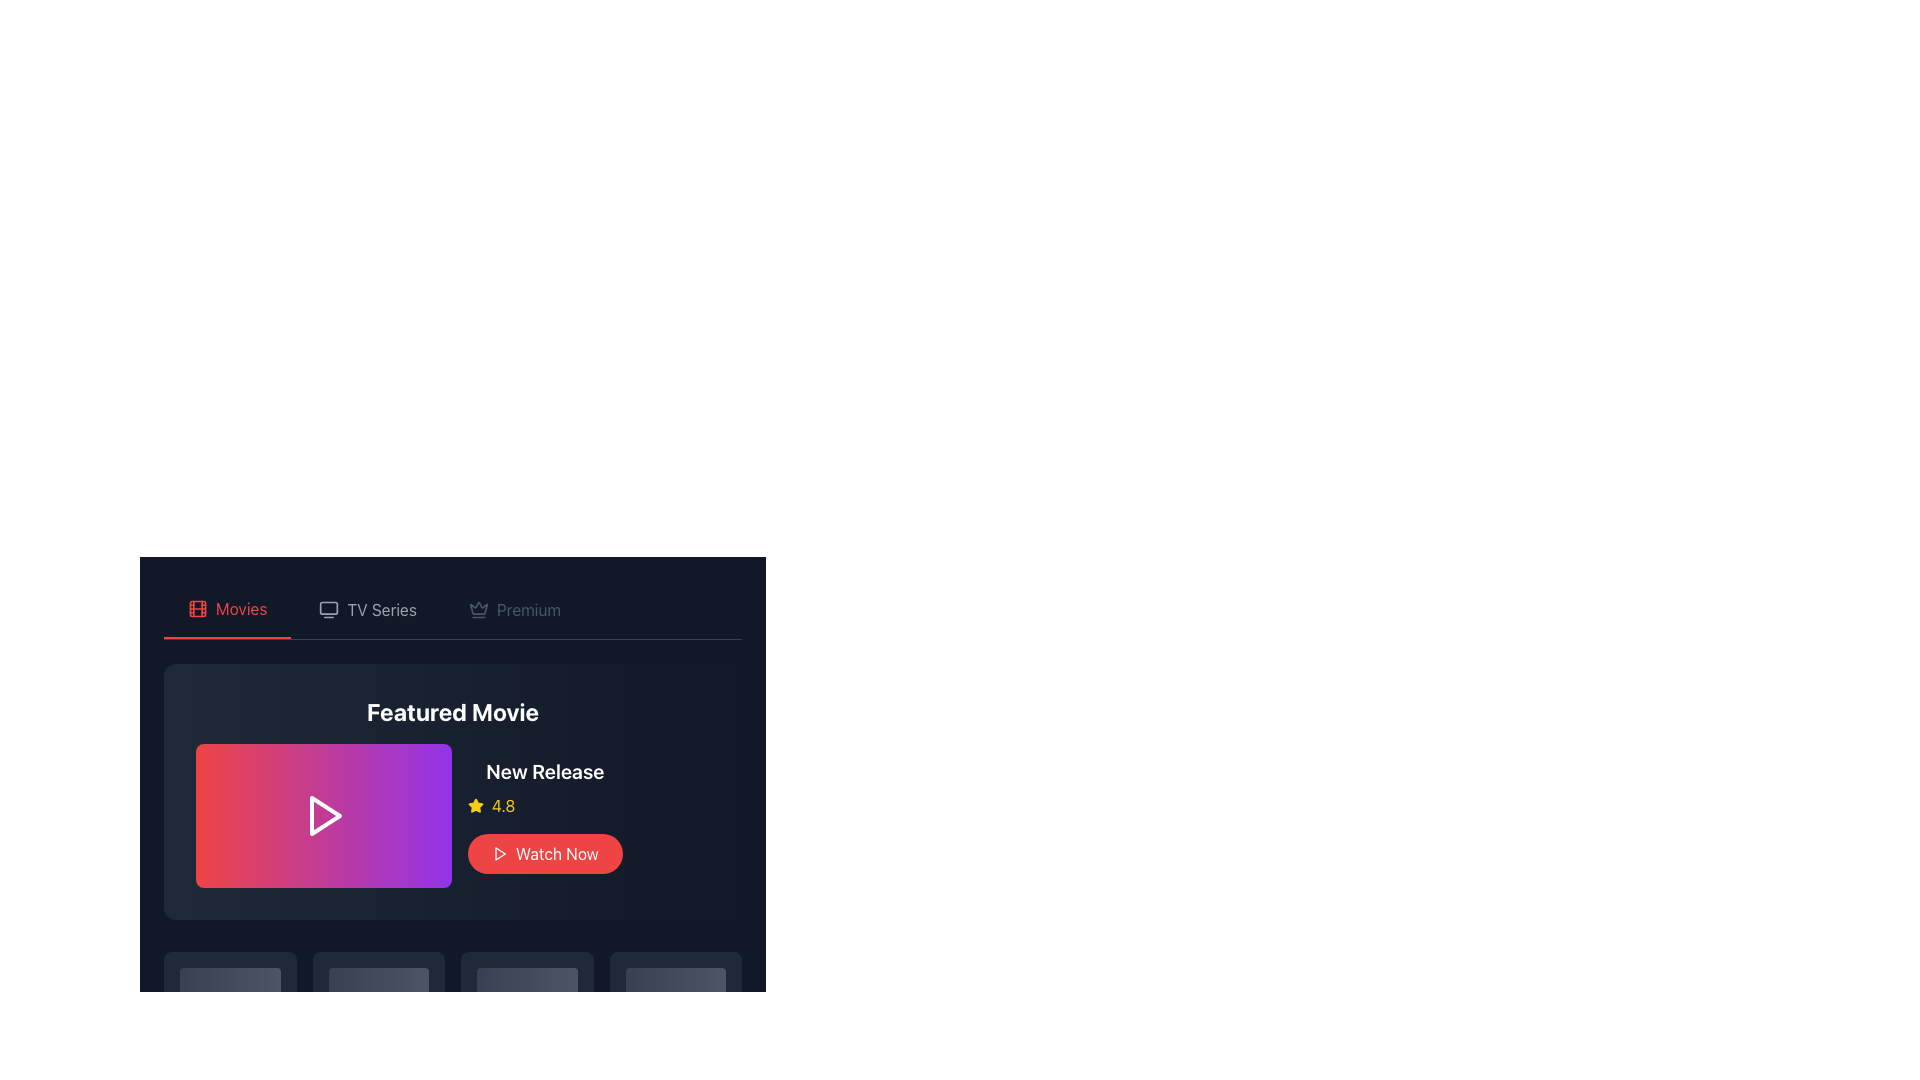 This screenshot has width=1920, height=1080. What do you see at coordinates (474, 805) in the screenshot?
I see `the star icon indicating a rating of 4.8, located below the 'New Release' section in the featured content listing` at bounding box center [474, 805].